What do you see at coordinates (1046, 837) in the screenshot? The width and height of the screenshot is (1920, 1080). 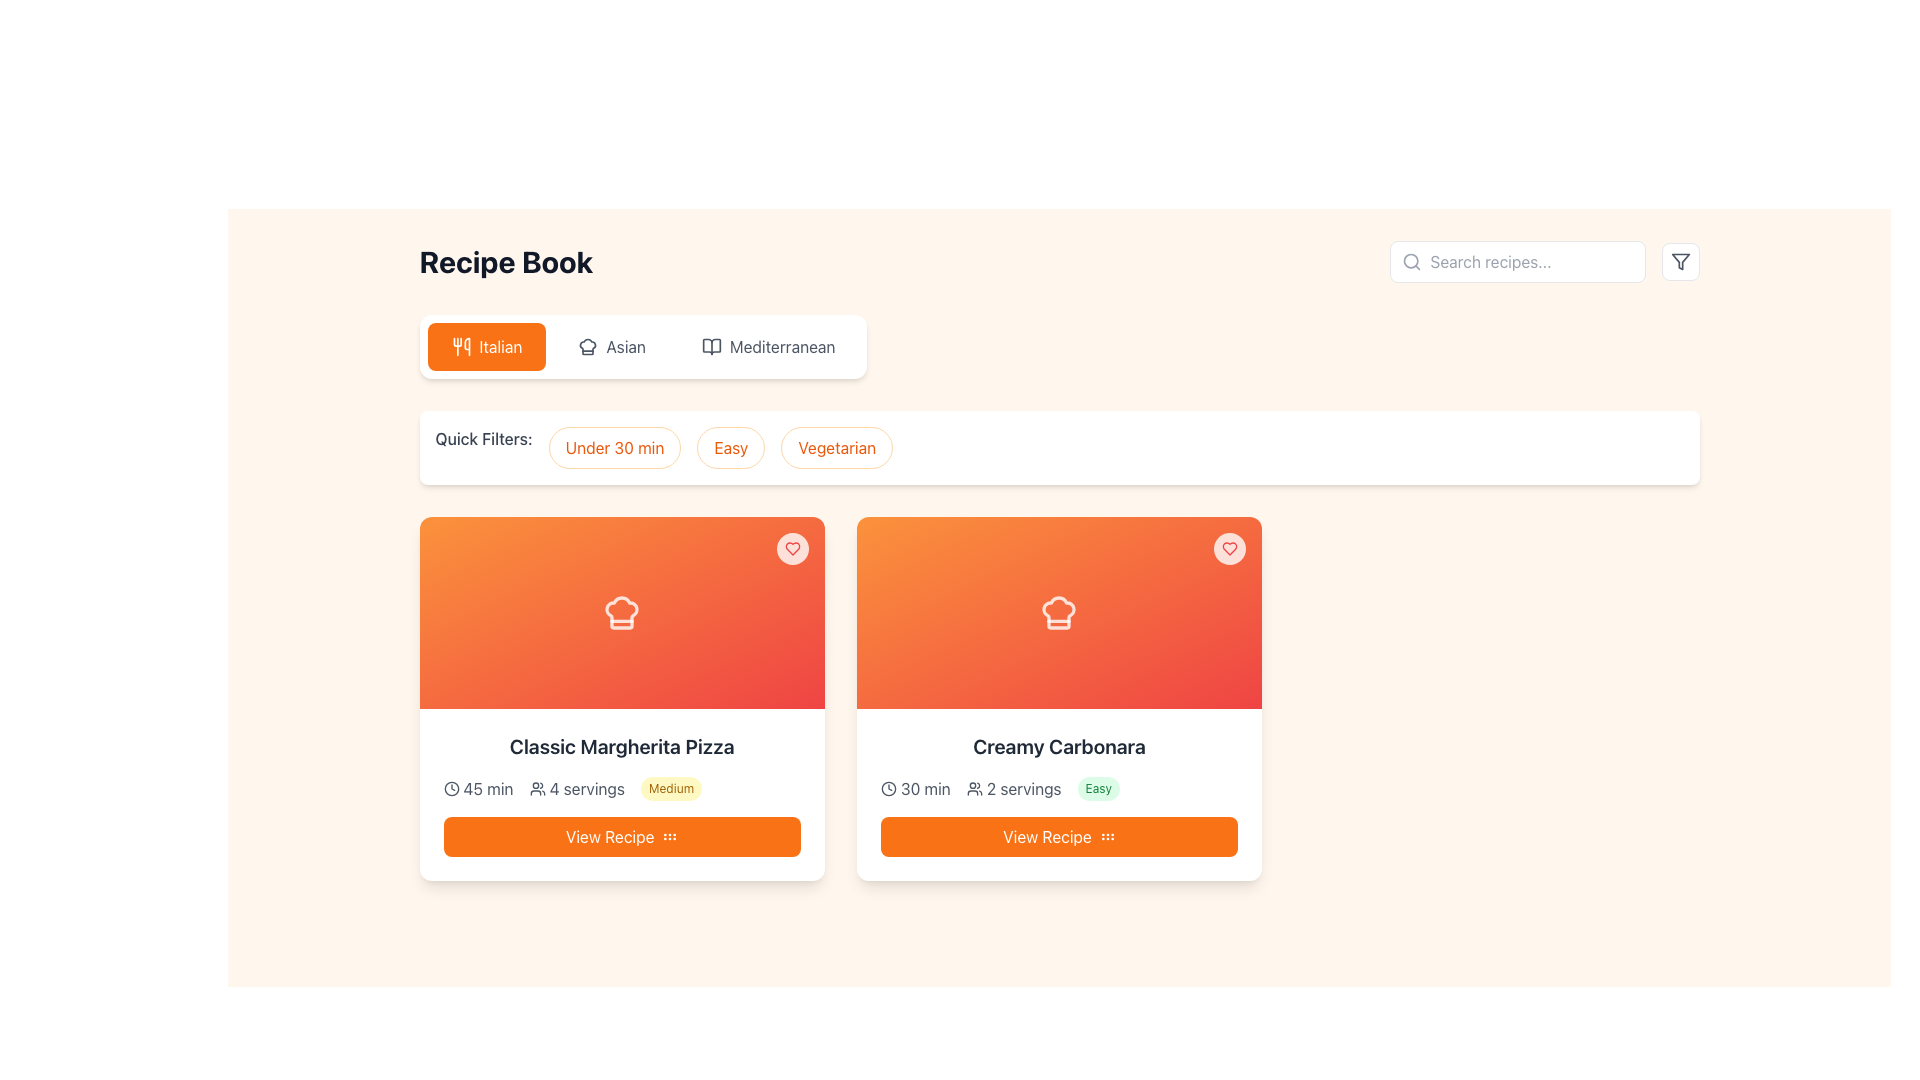 I see `the 'View Recipe' text label within the button located beneath the 'Creamy Carbonara' card` at bounding box center [1046, 837].